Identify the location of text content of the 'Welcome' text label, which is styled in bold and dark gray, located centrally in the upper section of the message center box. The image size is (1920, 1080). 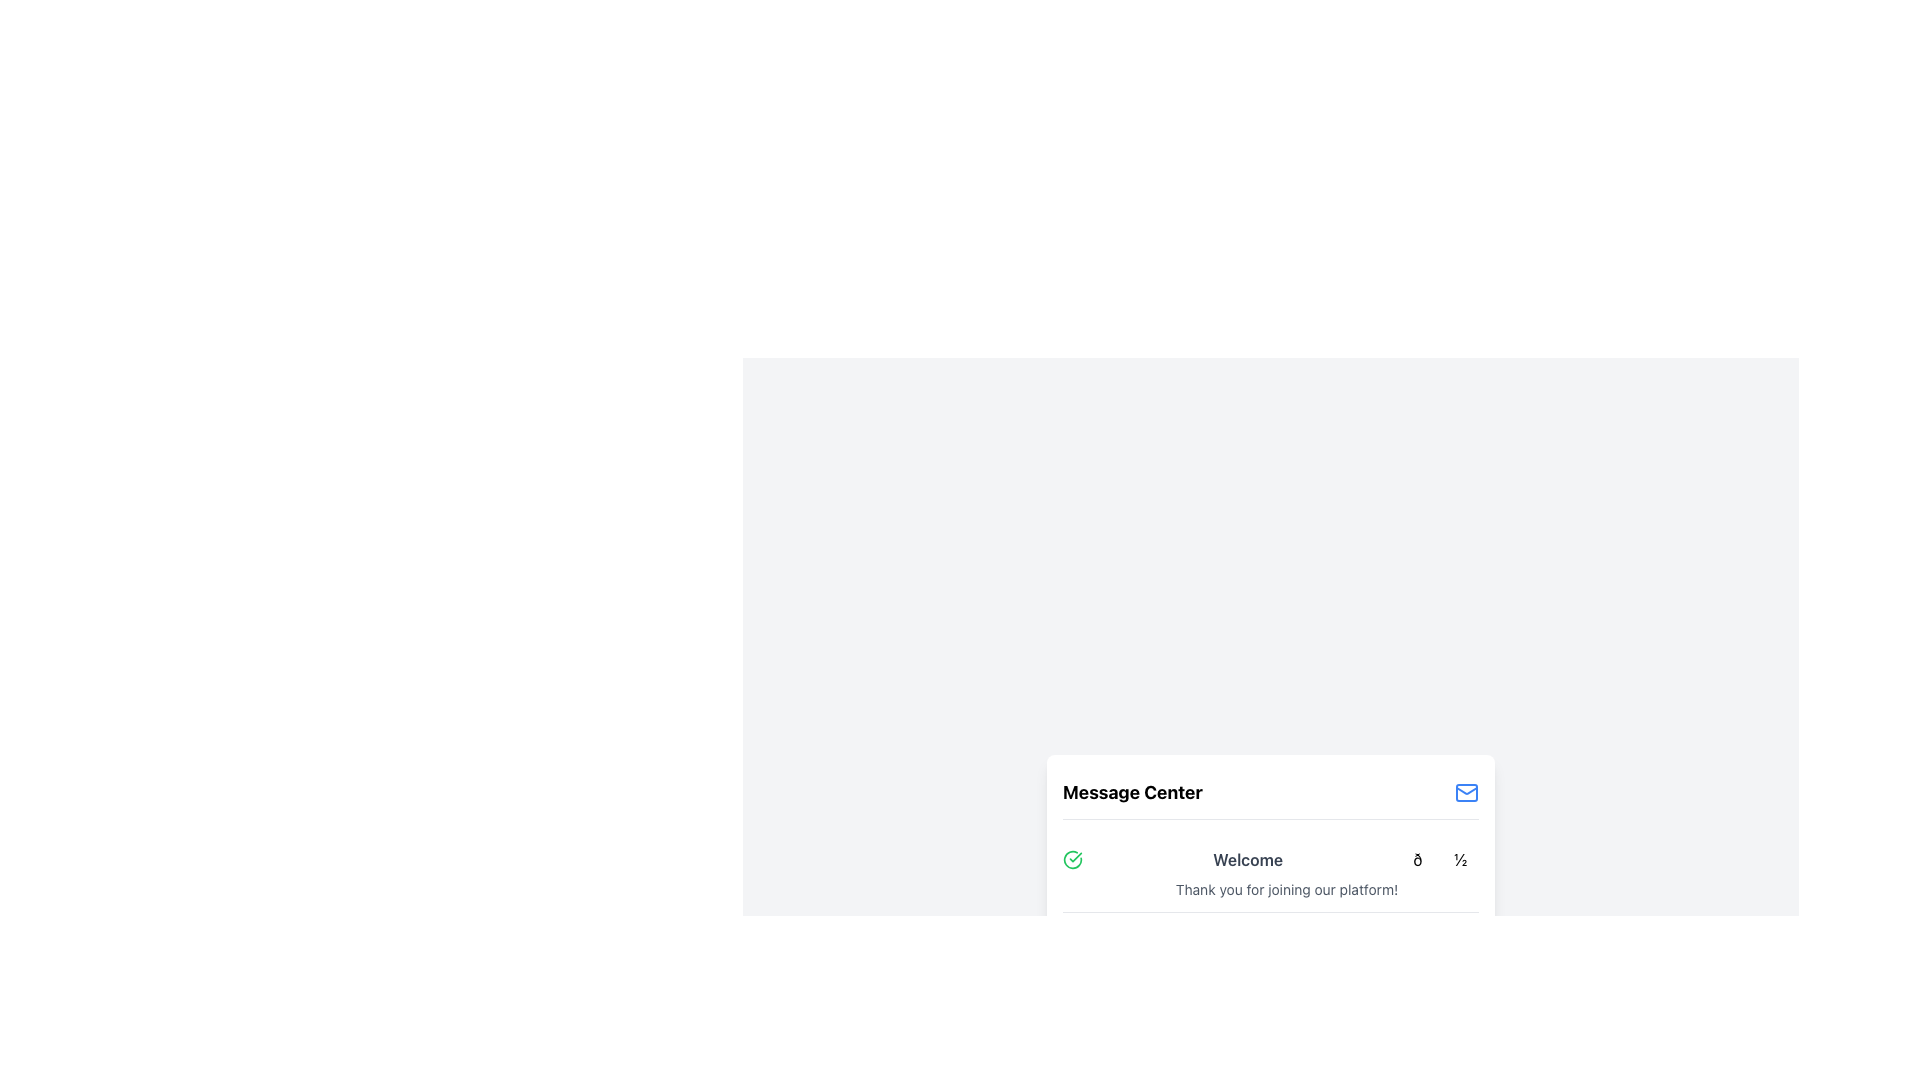
(1247, 859).